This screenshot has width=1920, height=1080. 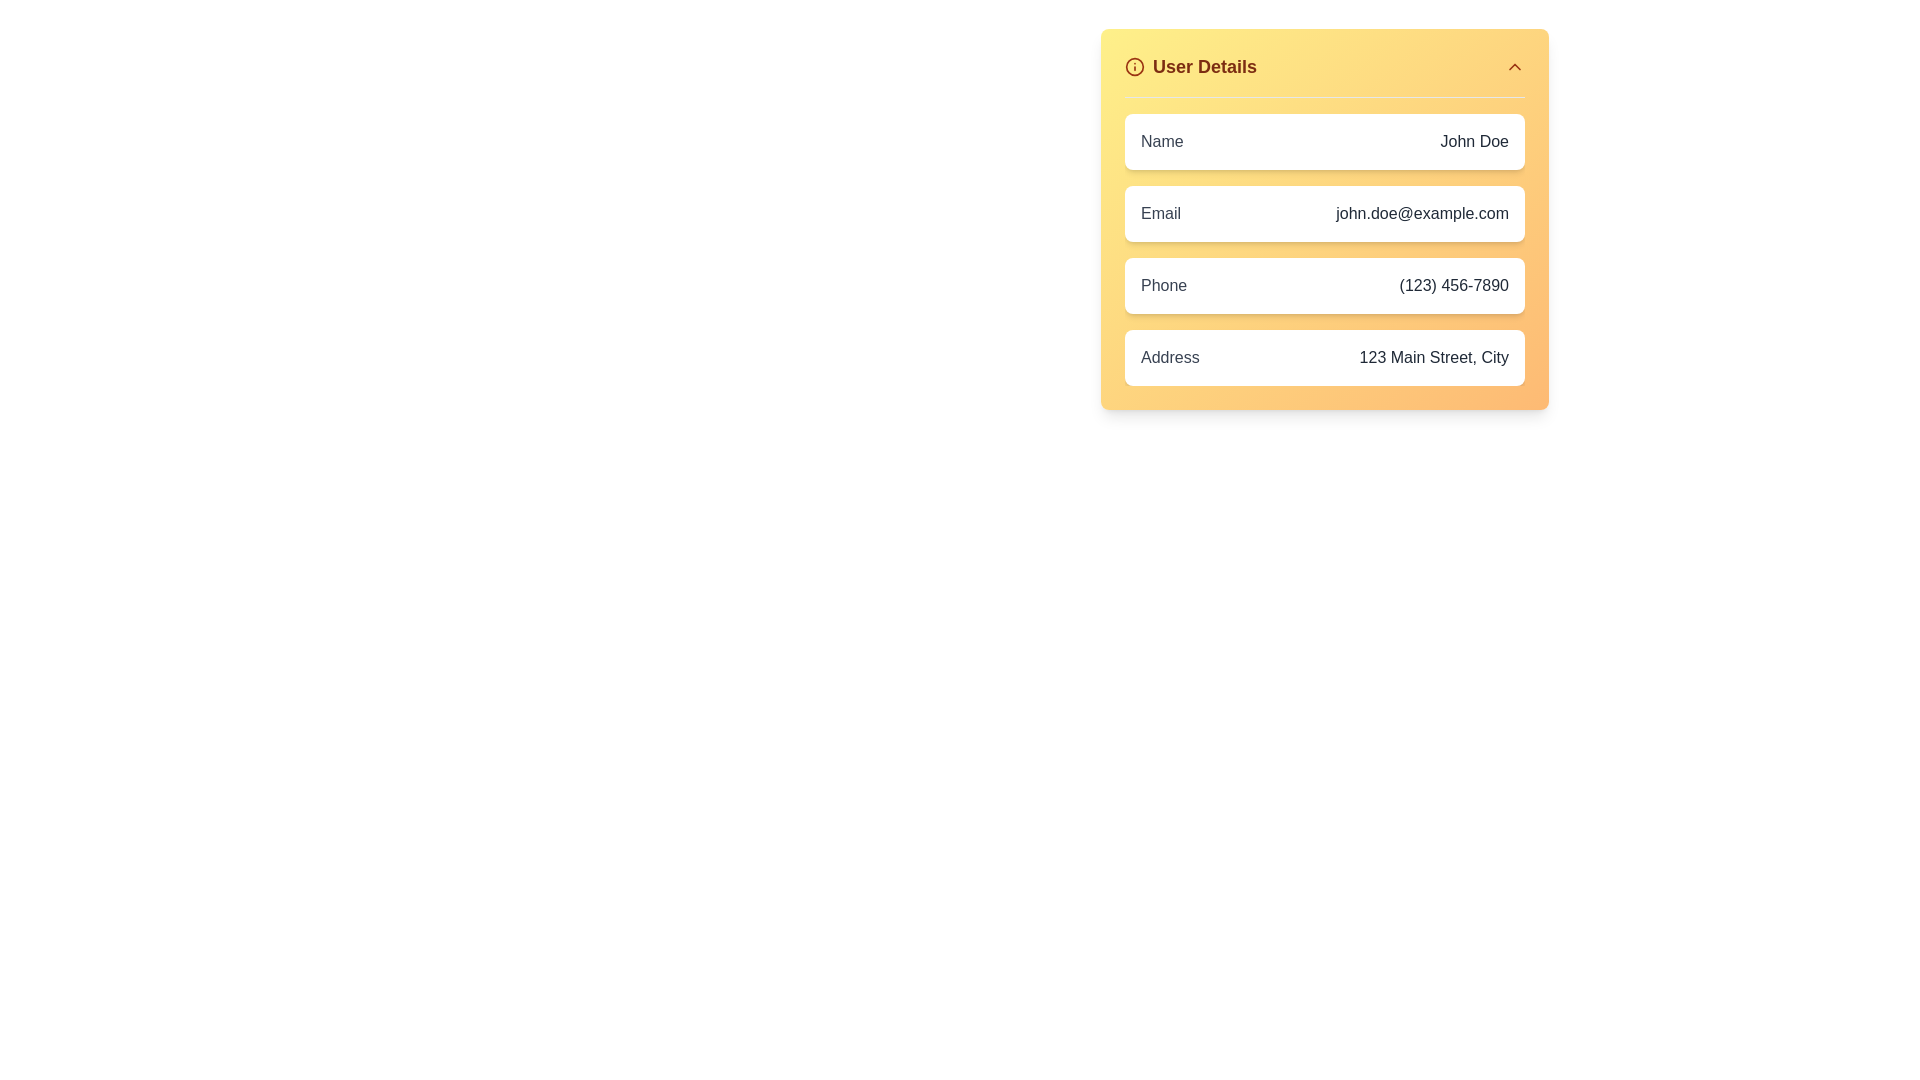 What do you see at coordinates (1324, 213) in the screenshot?
I see `the static informational display section that shows the email 'john.doe@example.com' with a light background and rounded corners` at bounding box center [1324, 213].